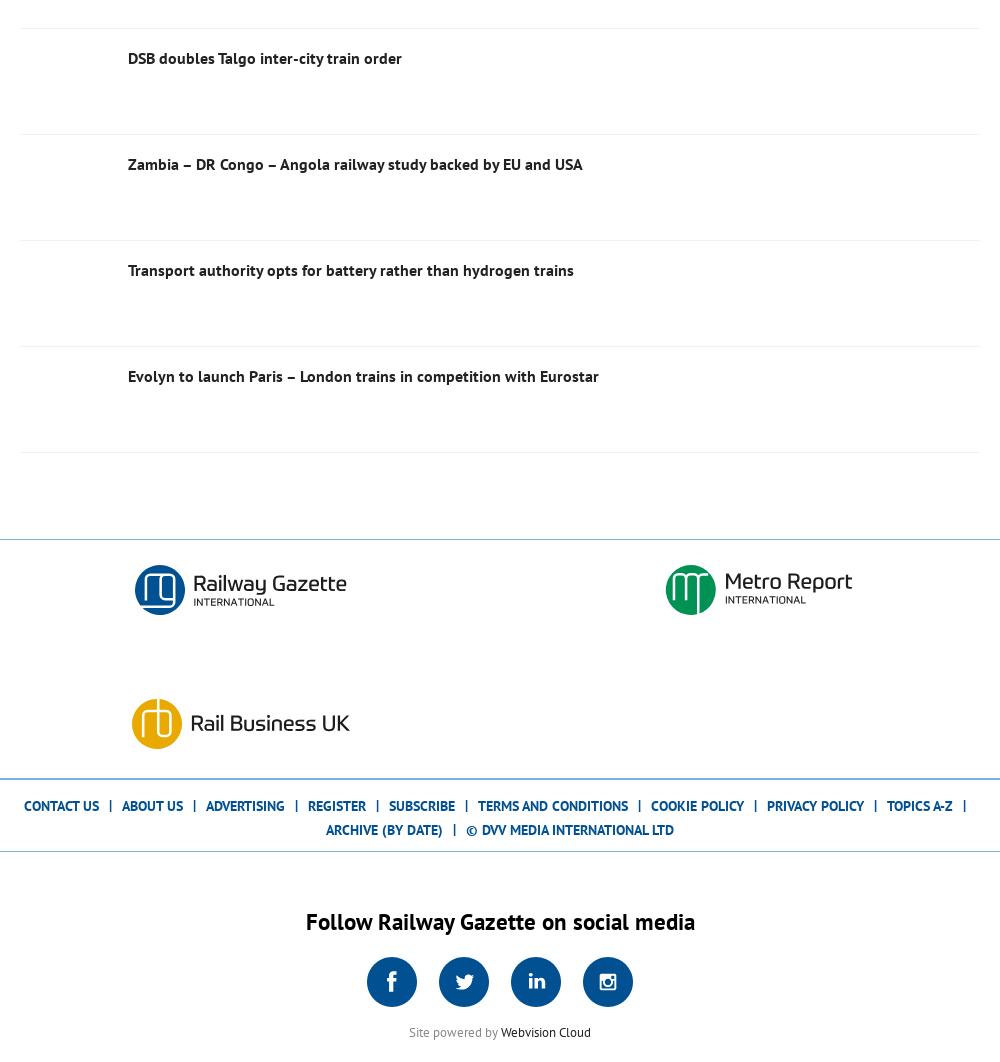  What do you see at coordinates (532, 920) in the screenshot?
I see `'Railway Gazette on social media'` at bounding box center [532, 920].